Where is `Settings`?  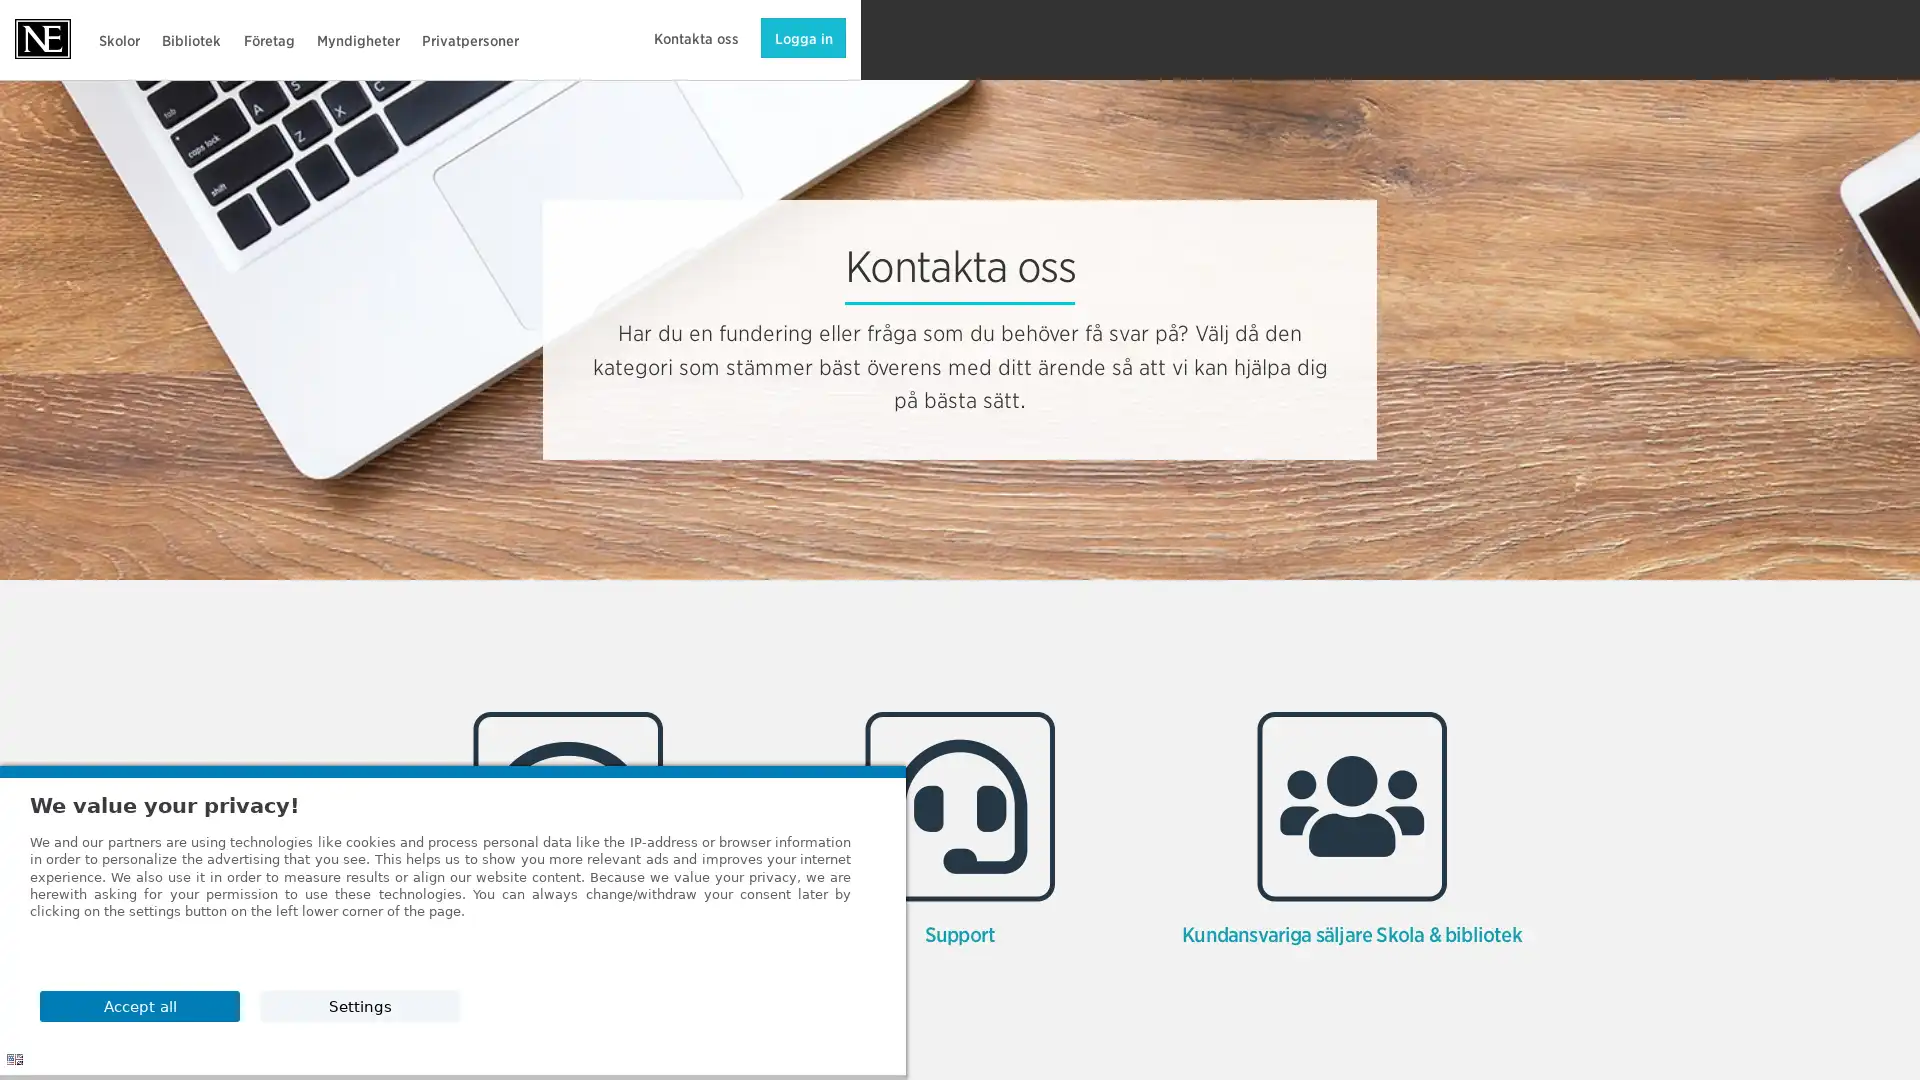
Settings is located at coordinates (1449, 1005).